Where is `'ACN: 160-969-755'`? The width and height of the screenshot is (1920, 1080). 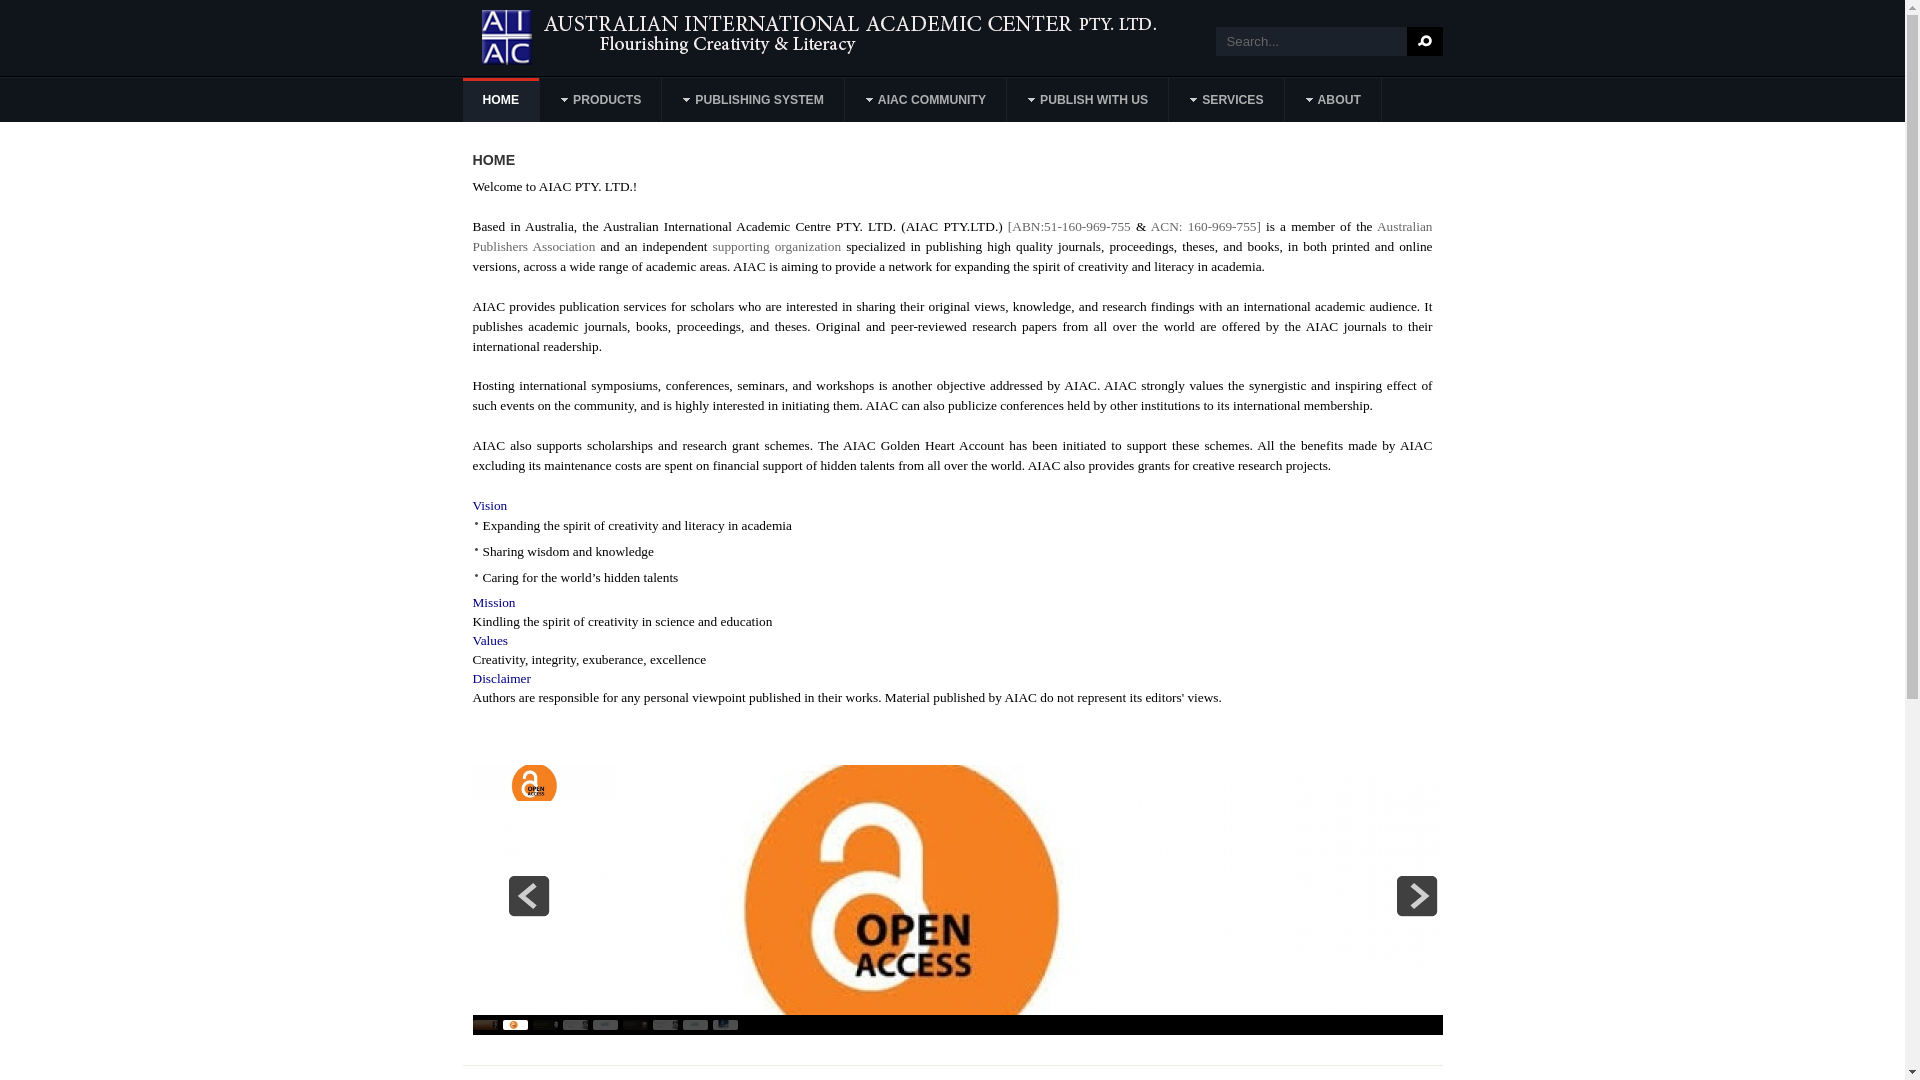
'ACN: 160-969-755' is located at coordinates (1203, 225).